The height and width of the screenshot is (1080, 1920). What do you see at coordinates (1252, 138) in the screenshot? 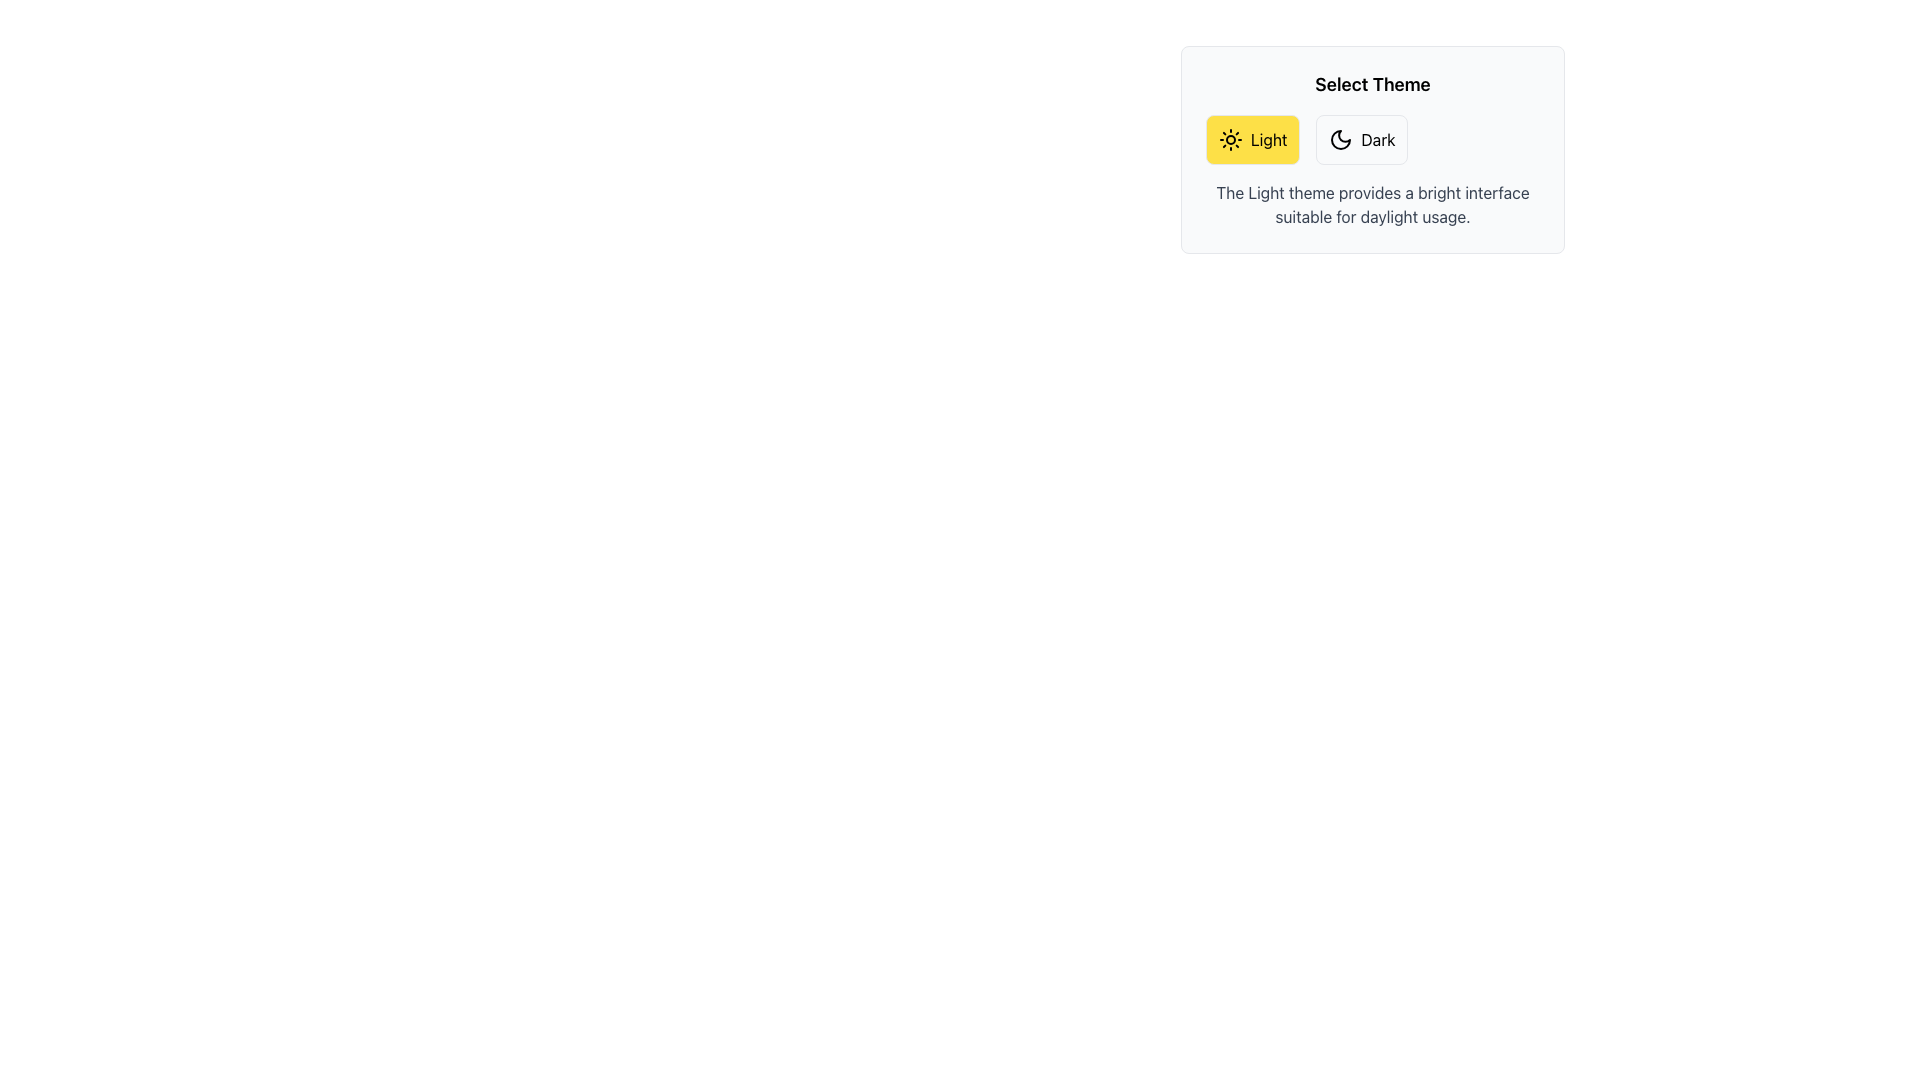
I see `the yellow rectangular button labeled 'Light' with a sun icon` at bounding box center [1252, 138].